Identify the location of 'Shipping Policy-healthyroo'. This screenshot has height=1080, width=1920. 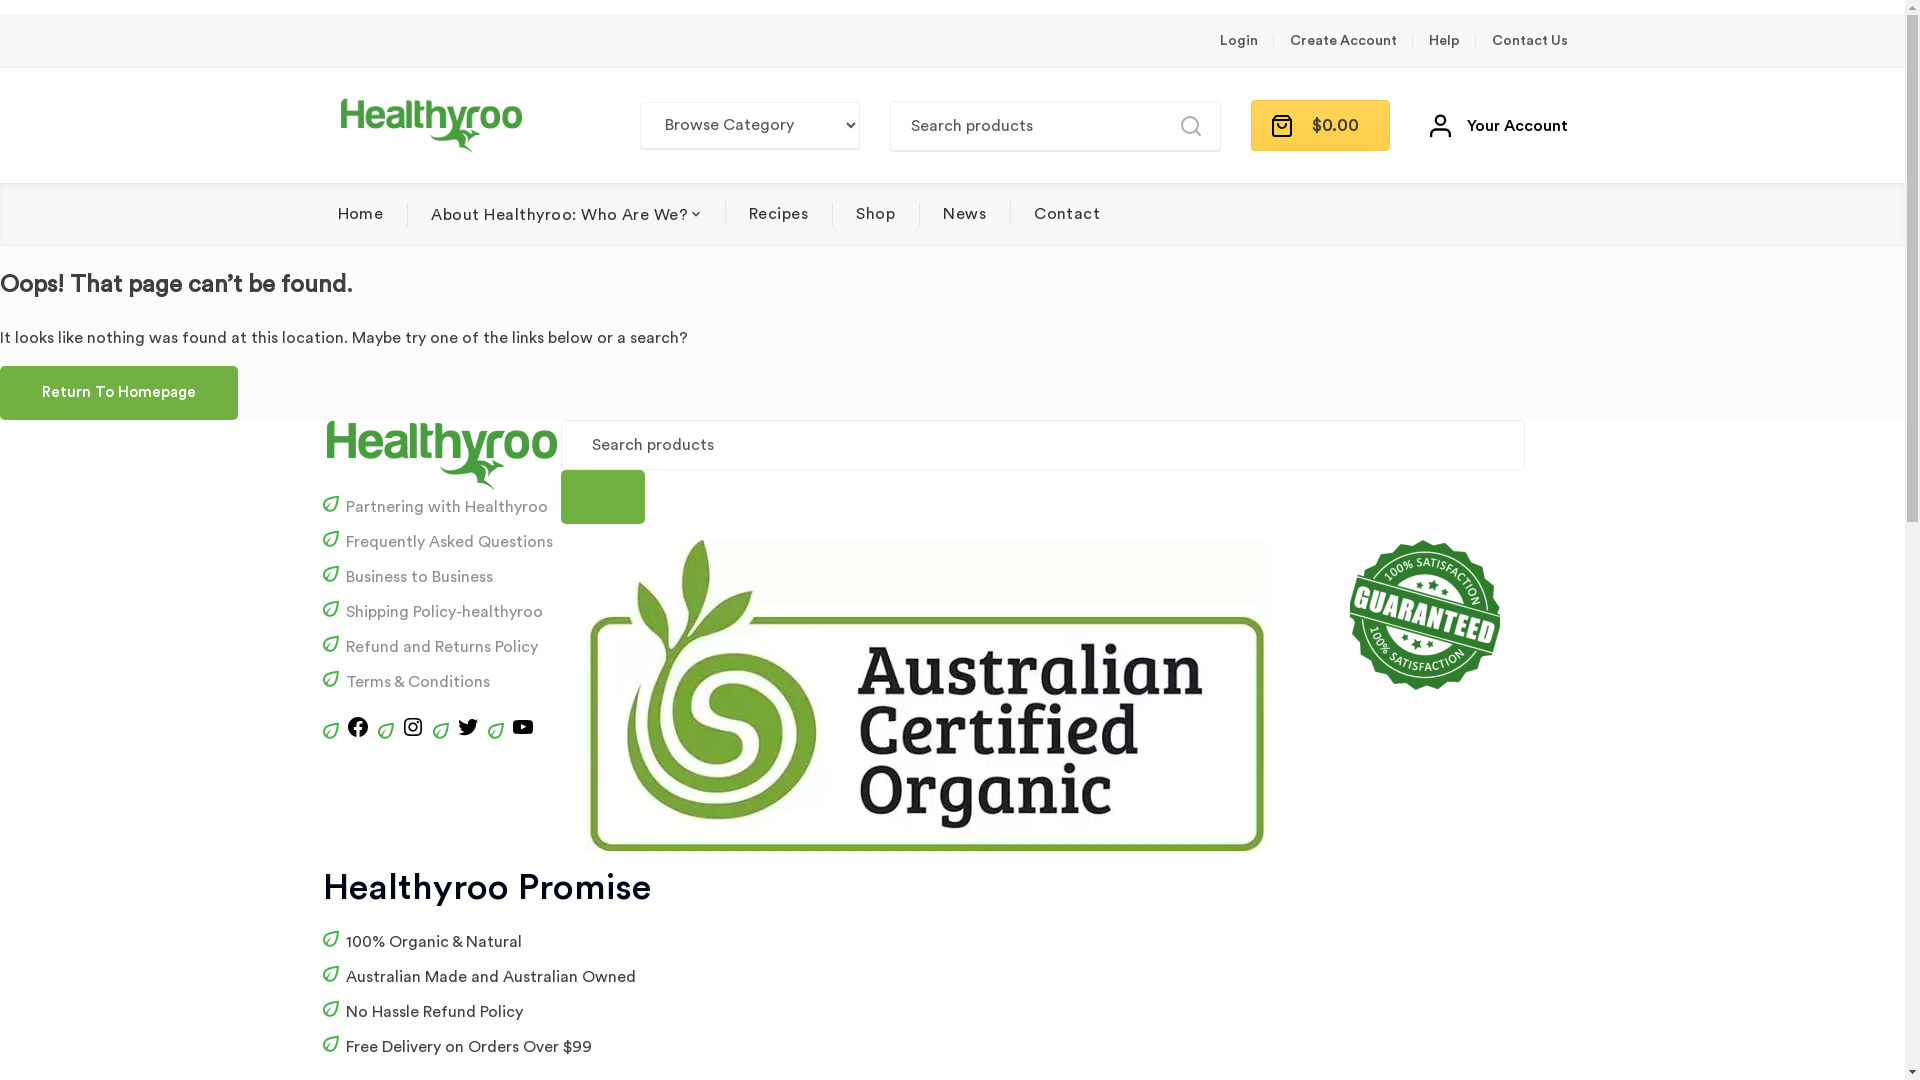
(443, 611).